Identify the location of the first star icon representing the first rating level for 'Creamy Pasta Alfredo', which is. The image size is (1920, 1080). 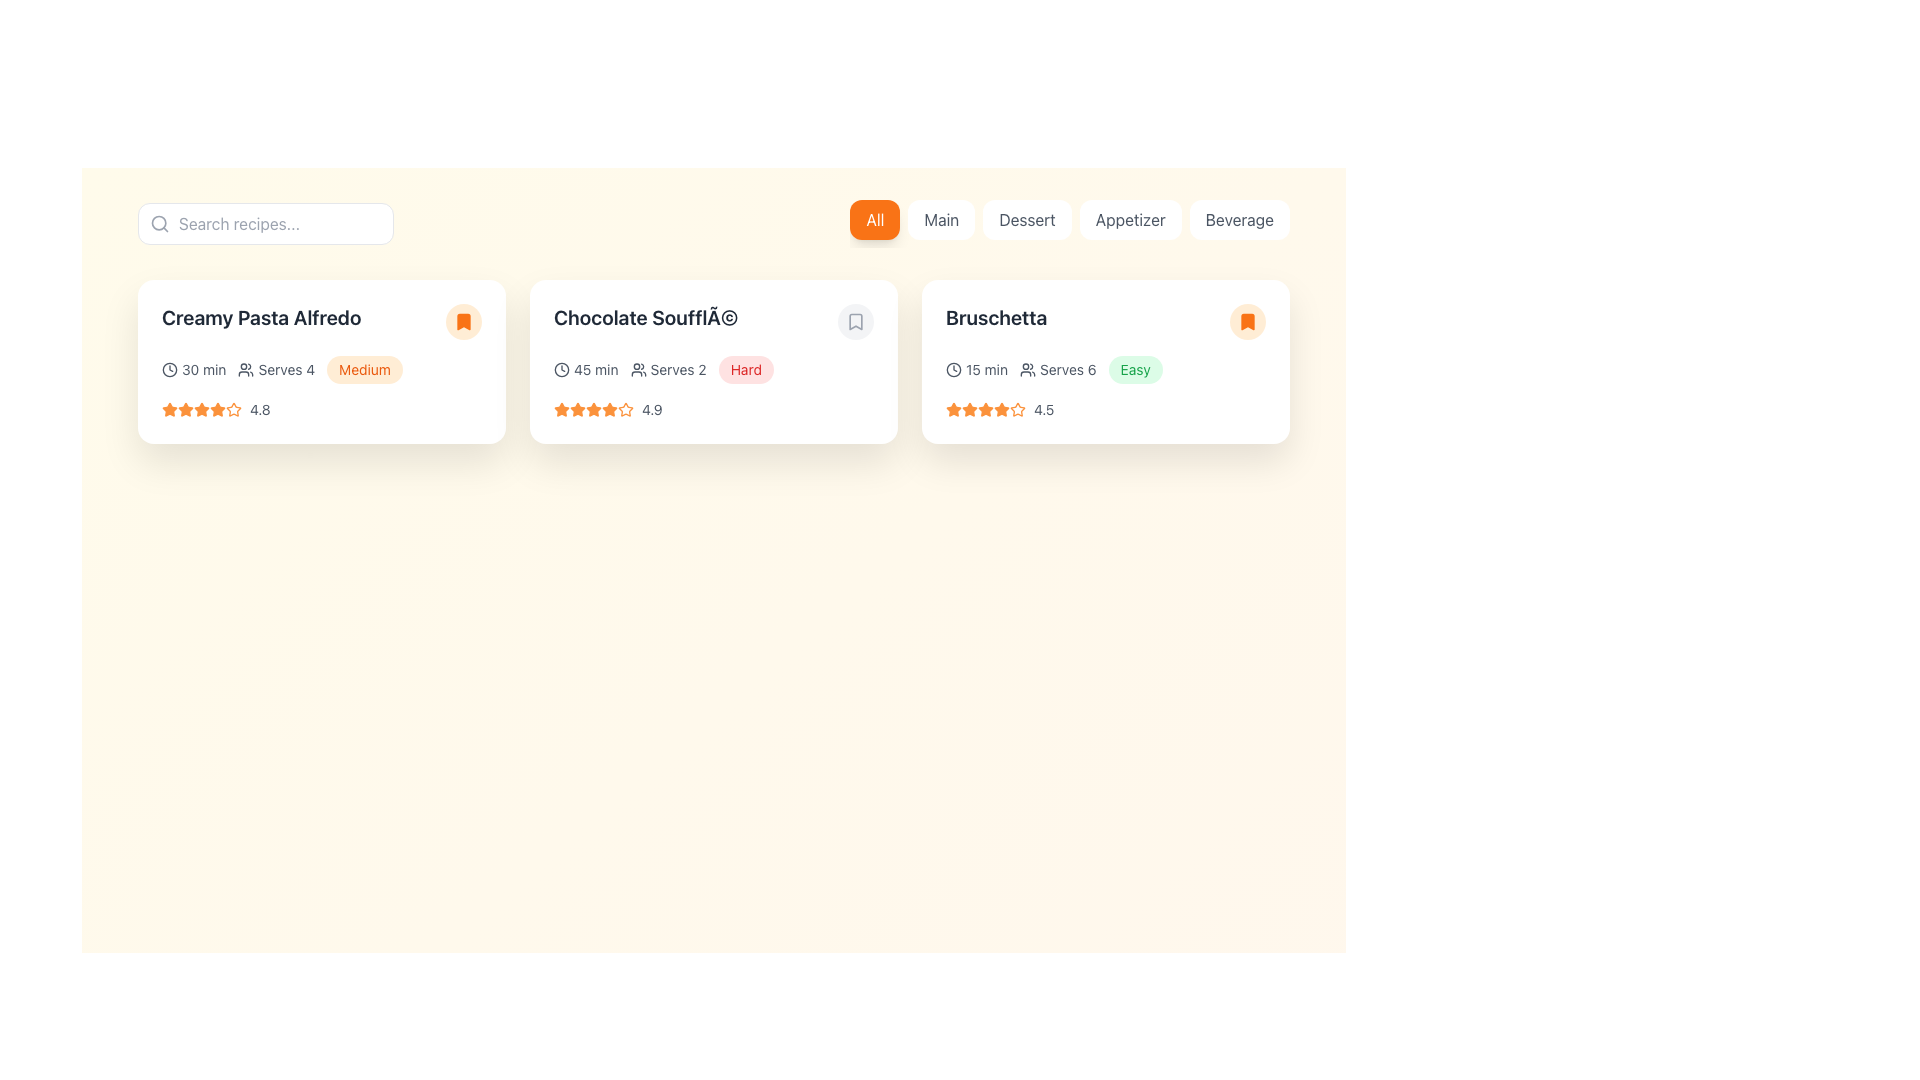
(186, 408).